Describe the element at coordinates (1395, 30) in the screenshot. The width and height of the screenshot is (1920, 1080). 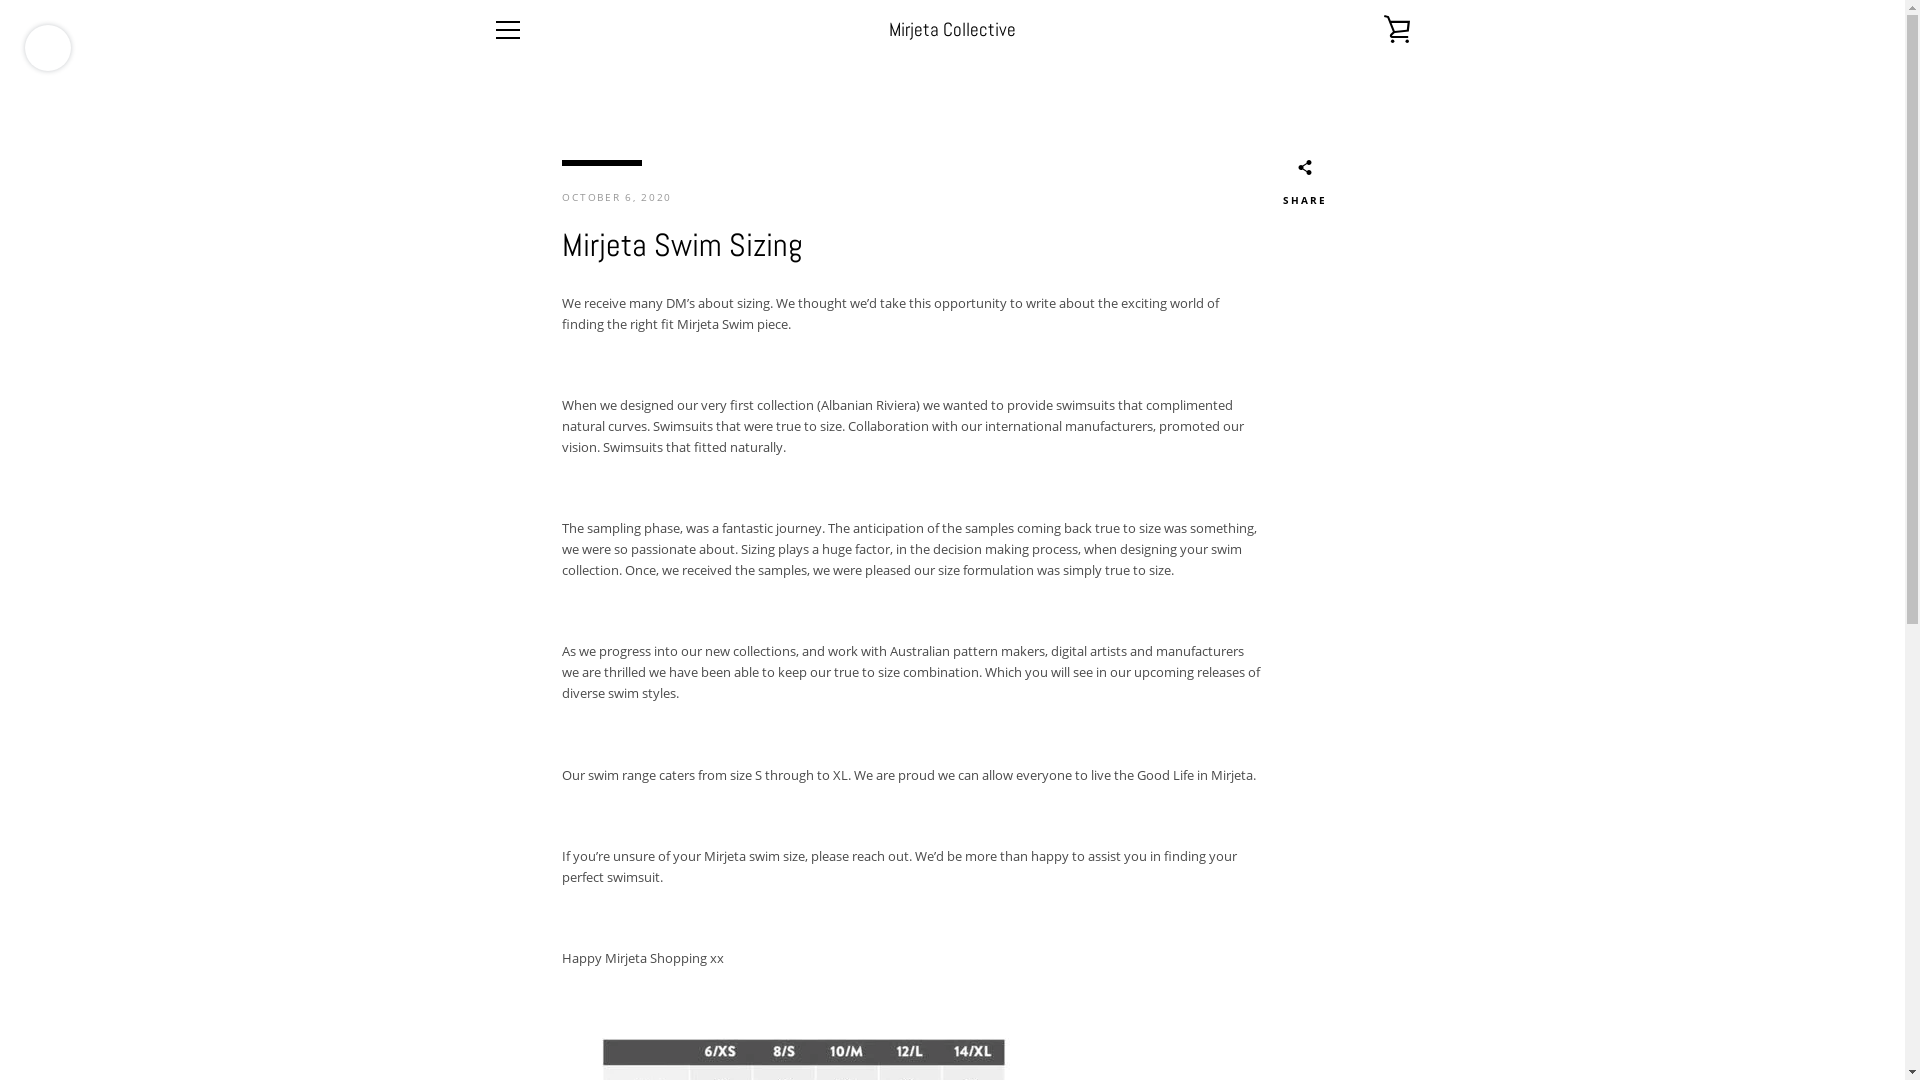
I see `'VIEW CART'` at that location.